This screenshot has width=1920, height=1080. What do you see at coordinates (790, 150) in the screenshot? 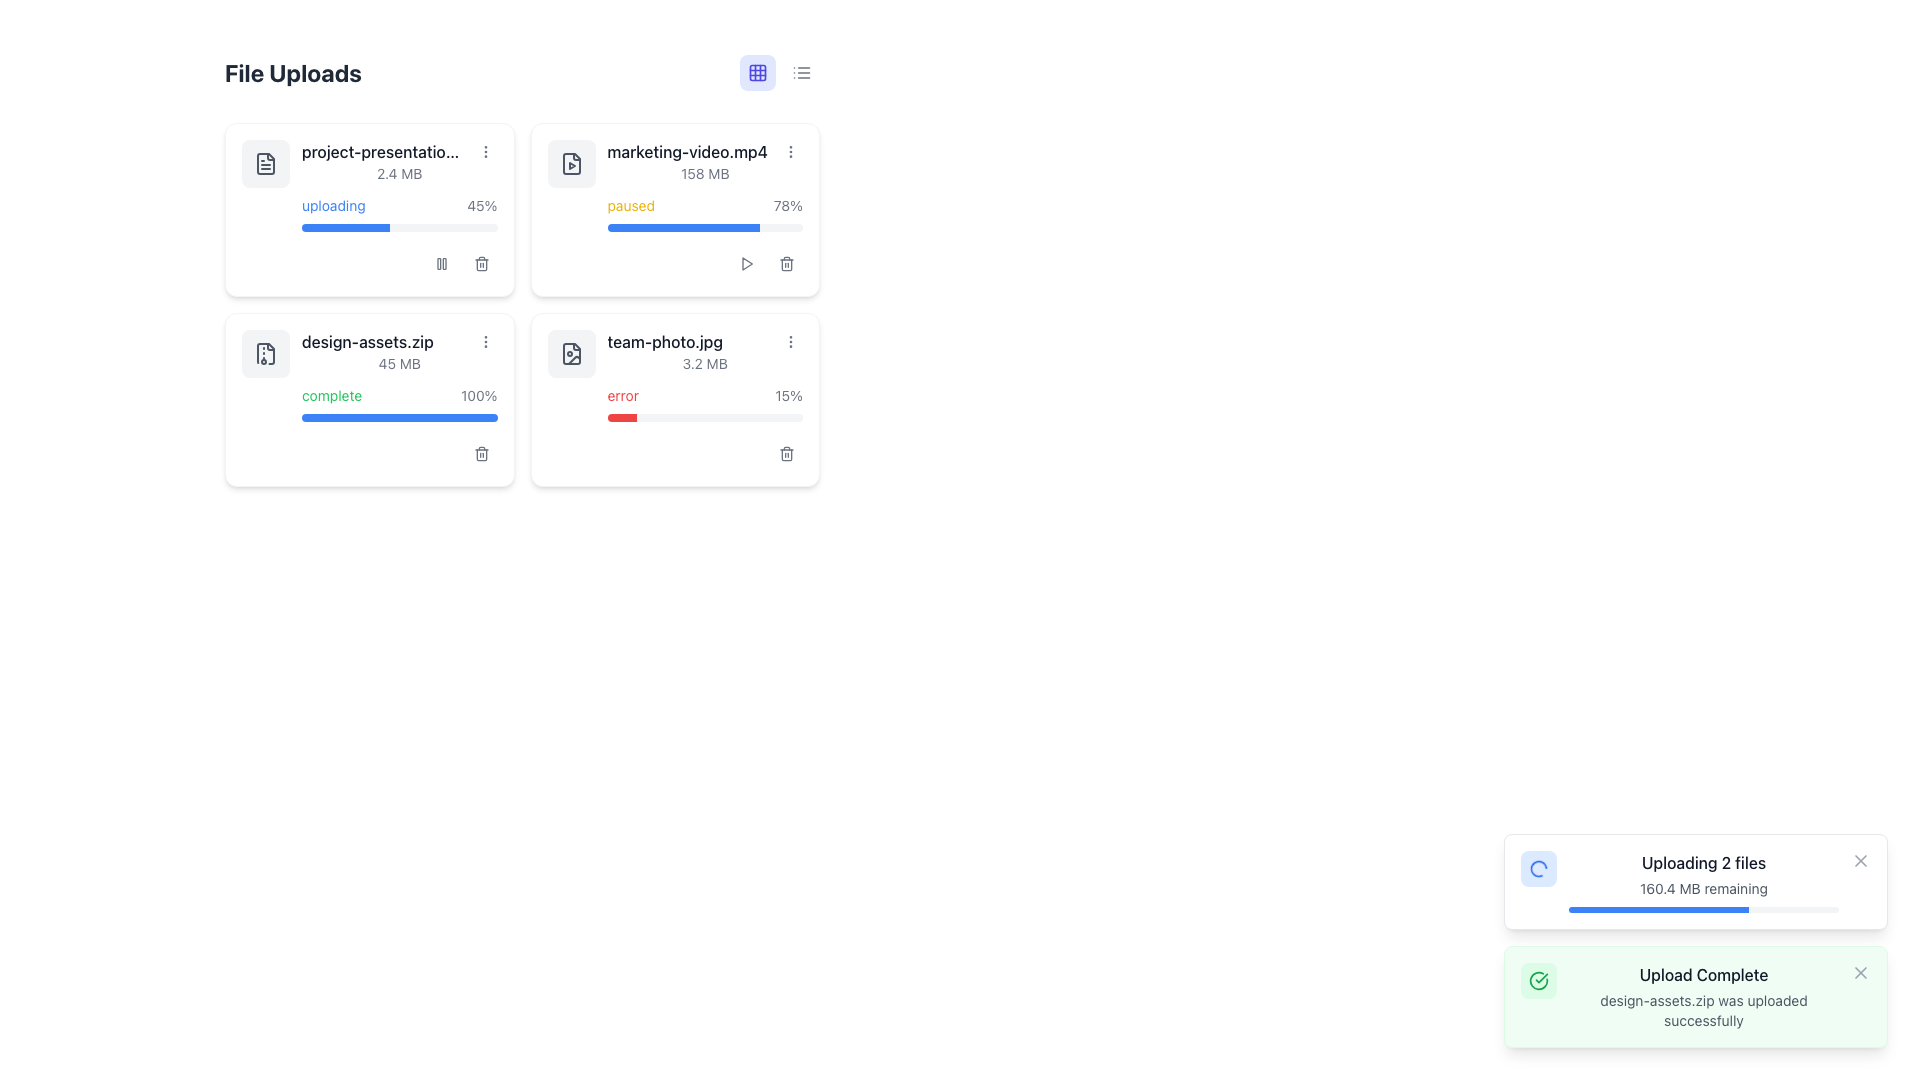
I see `the vertical ellipsis button (more options icon) located to the right of the file name 'marketing-video.mp4'` at bounding box center [790, 150].